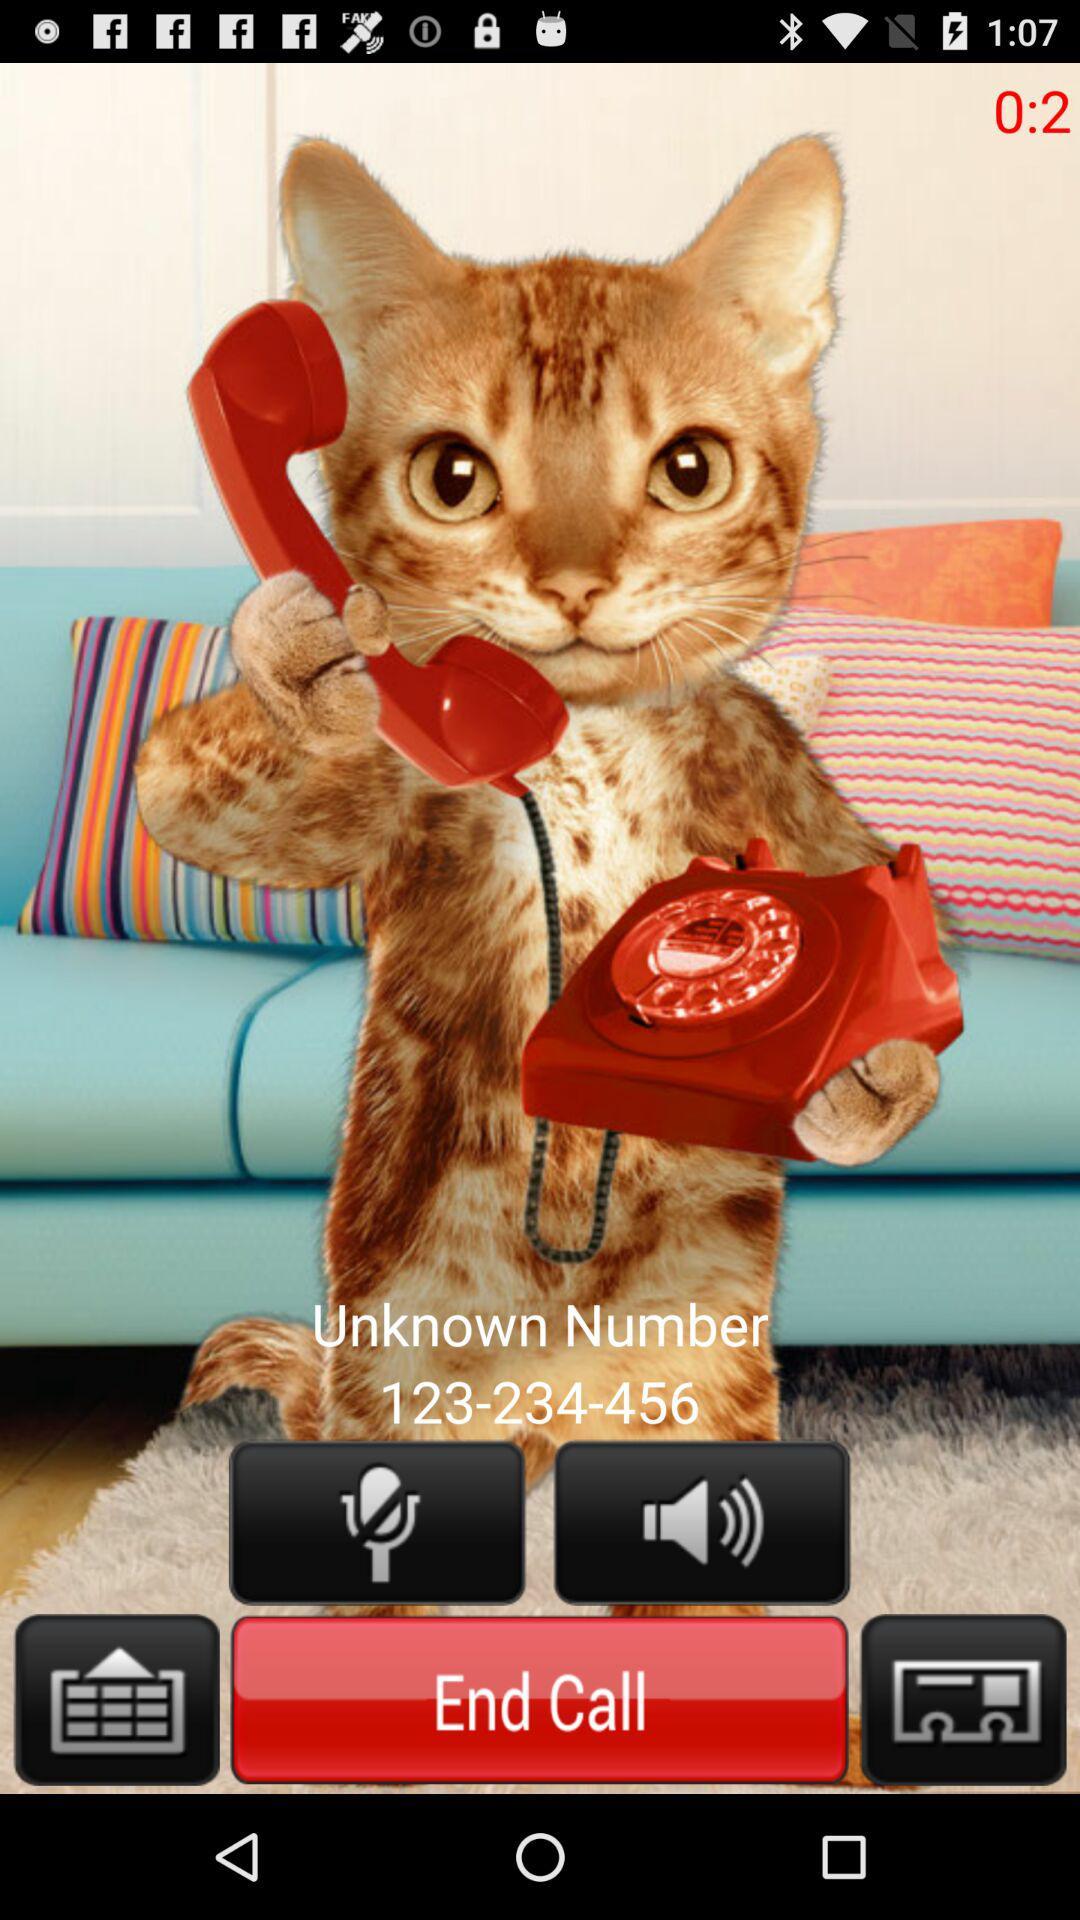 This screenshot has width=1080, height=1920. I want to click on for end call, so click(538, 1698).